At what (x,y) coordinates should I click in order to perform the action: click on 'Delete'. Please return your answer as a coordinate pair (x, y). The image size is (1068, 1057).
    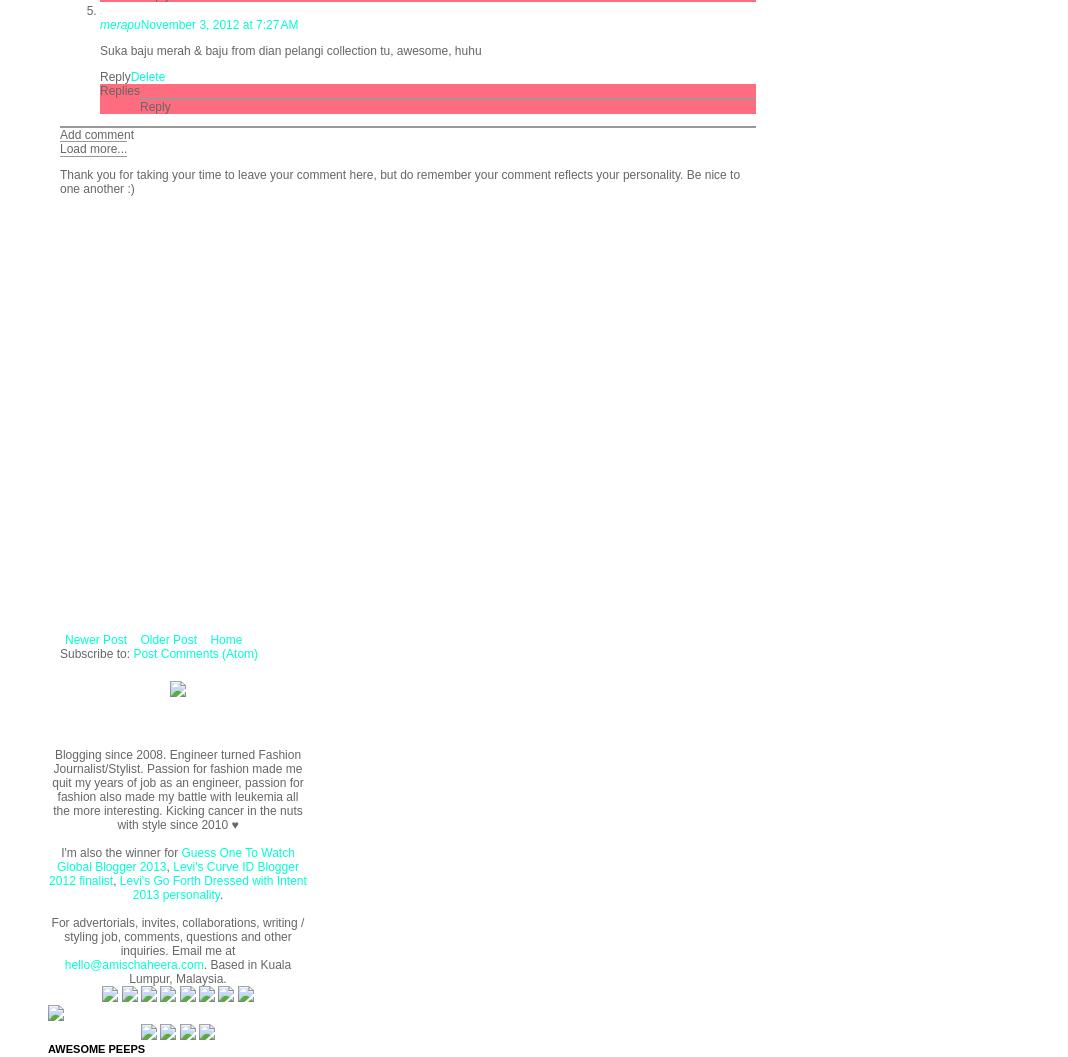
    Looking at the image, I should click on (147, 75).